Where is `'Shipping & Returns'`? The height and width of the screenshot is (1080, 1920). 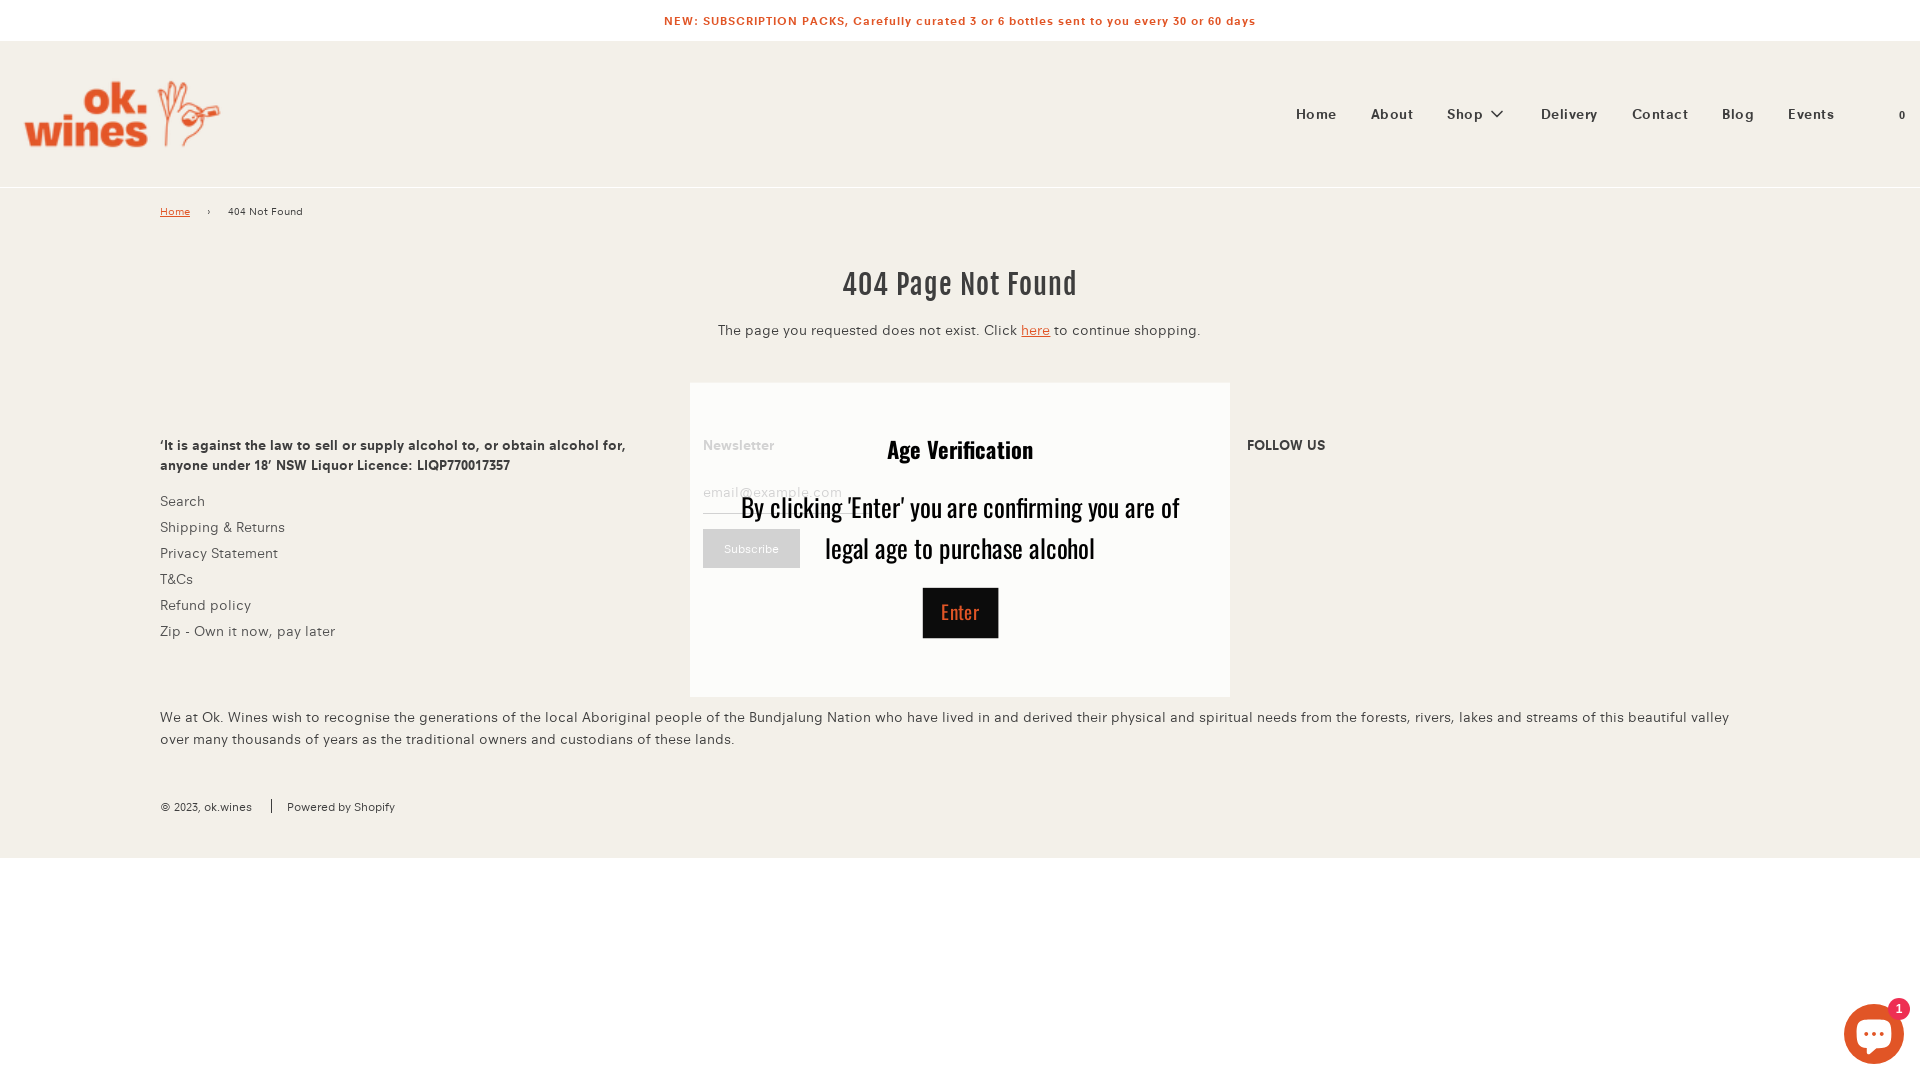
'Shipping & Returns' is located at coordinates (222, 526).